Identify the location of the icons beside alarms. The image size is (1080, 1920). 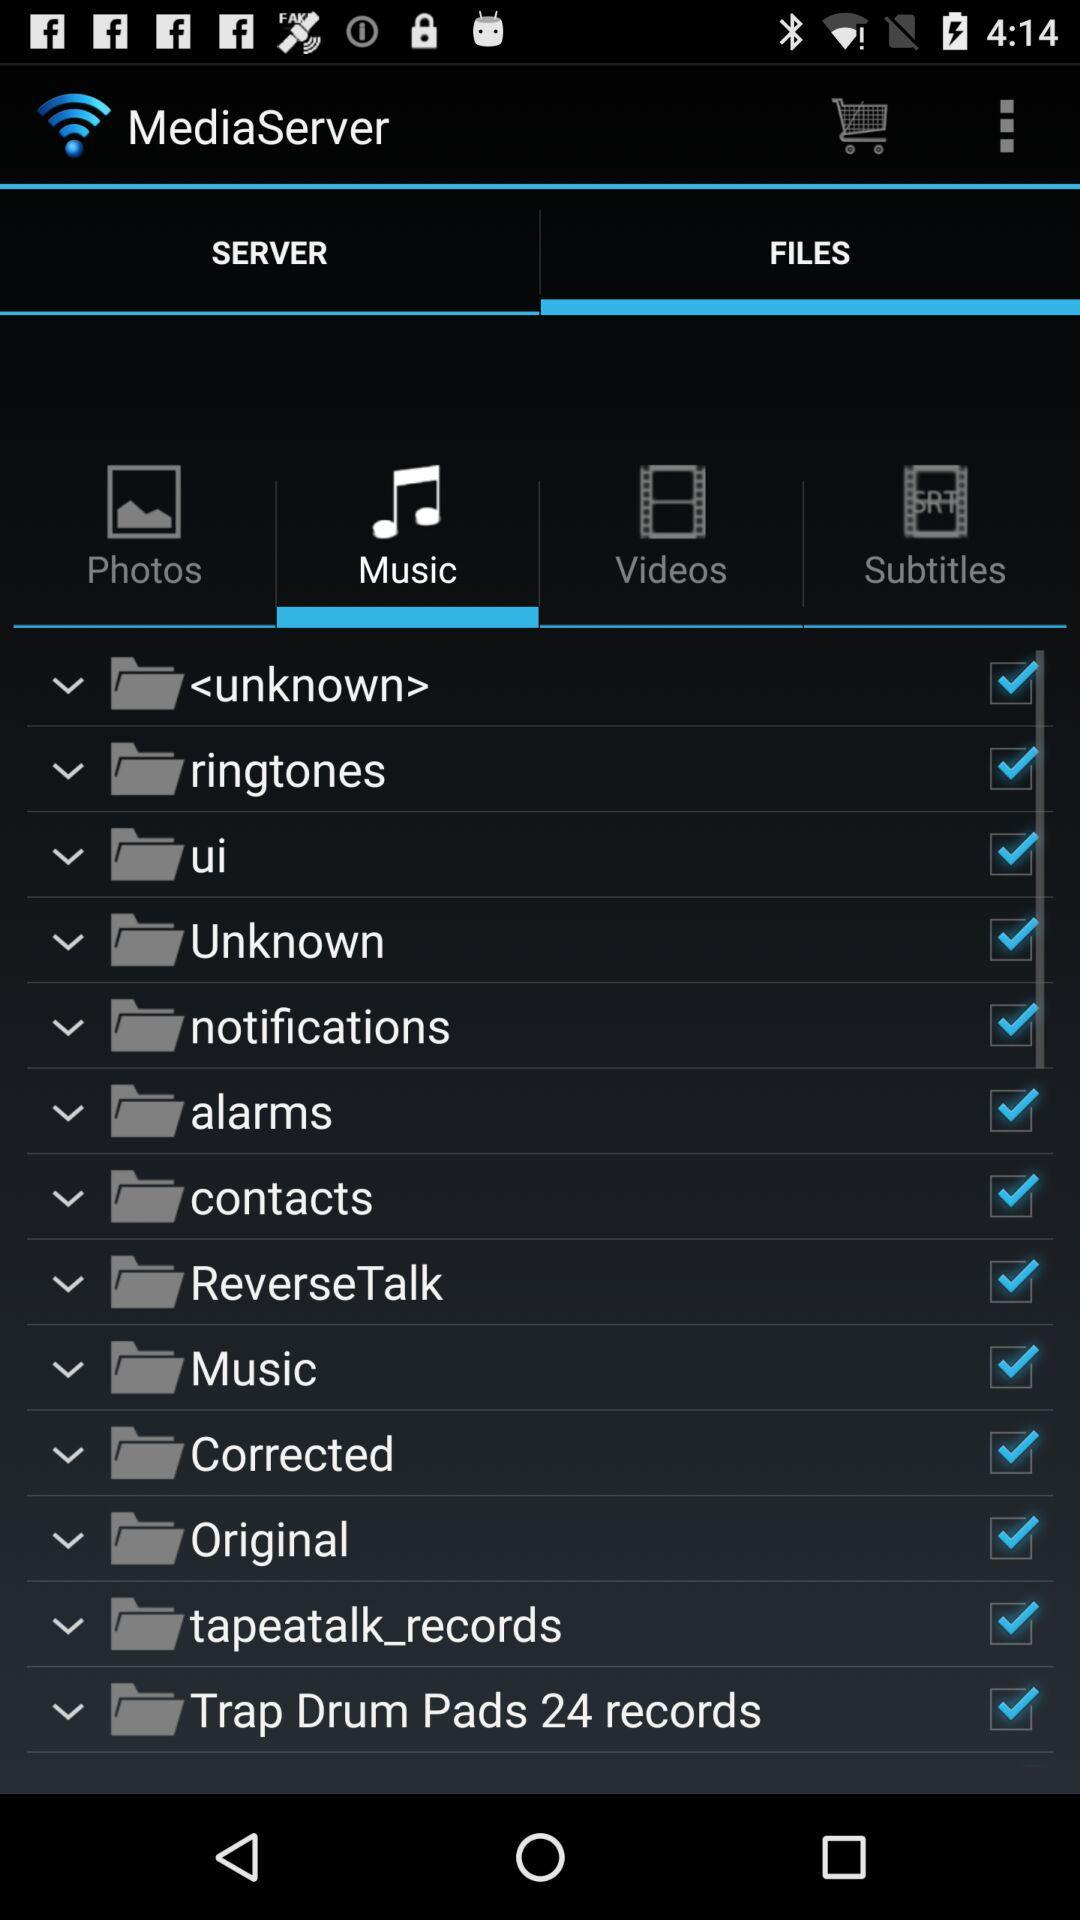
(146, 1109).